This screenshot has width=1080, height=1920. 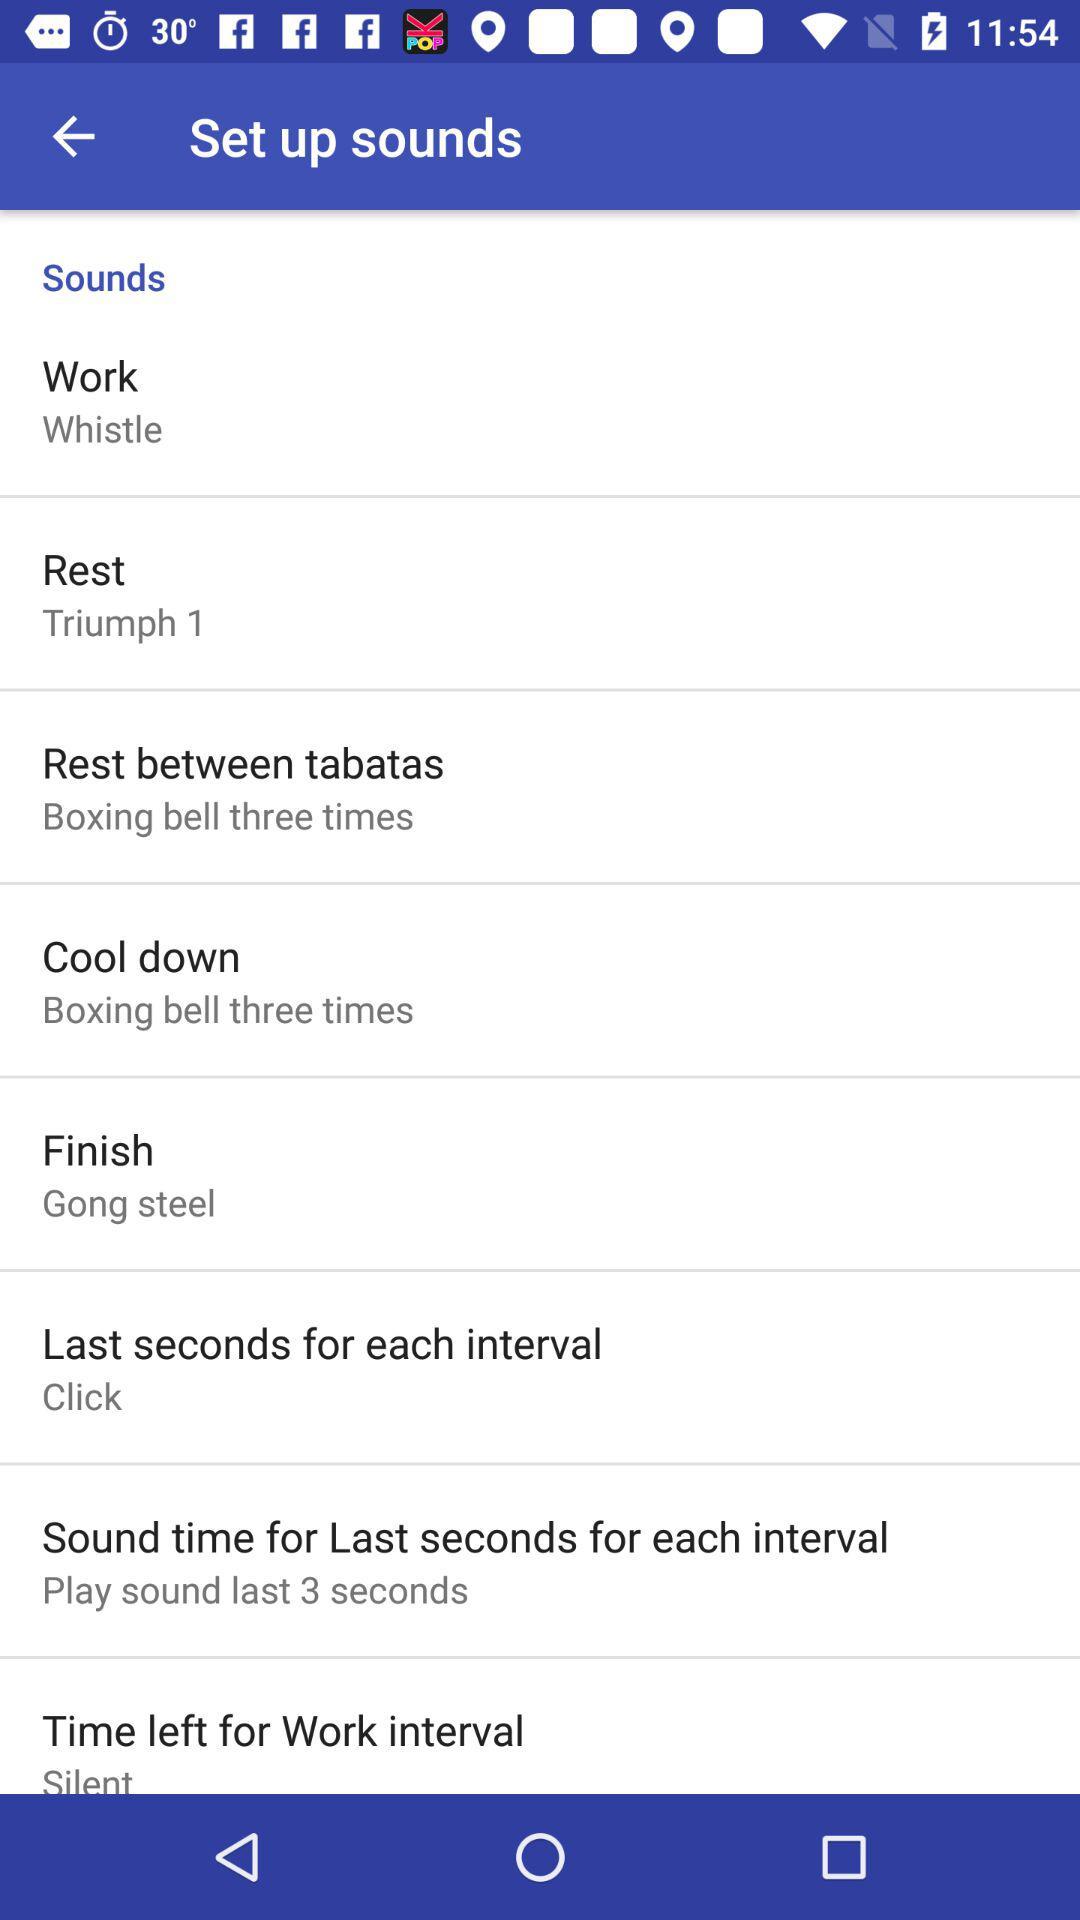 What do you see at coordinates (242, 761) in the screenshot?
I see `the rest between tabatas item` at bounding box center [242, 761].